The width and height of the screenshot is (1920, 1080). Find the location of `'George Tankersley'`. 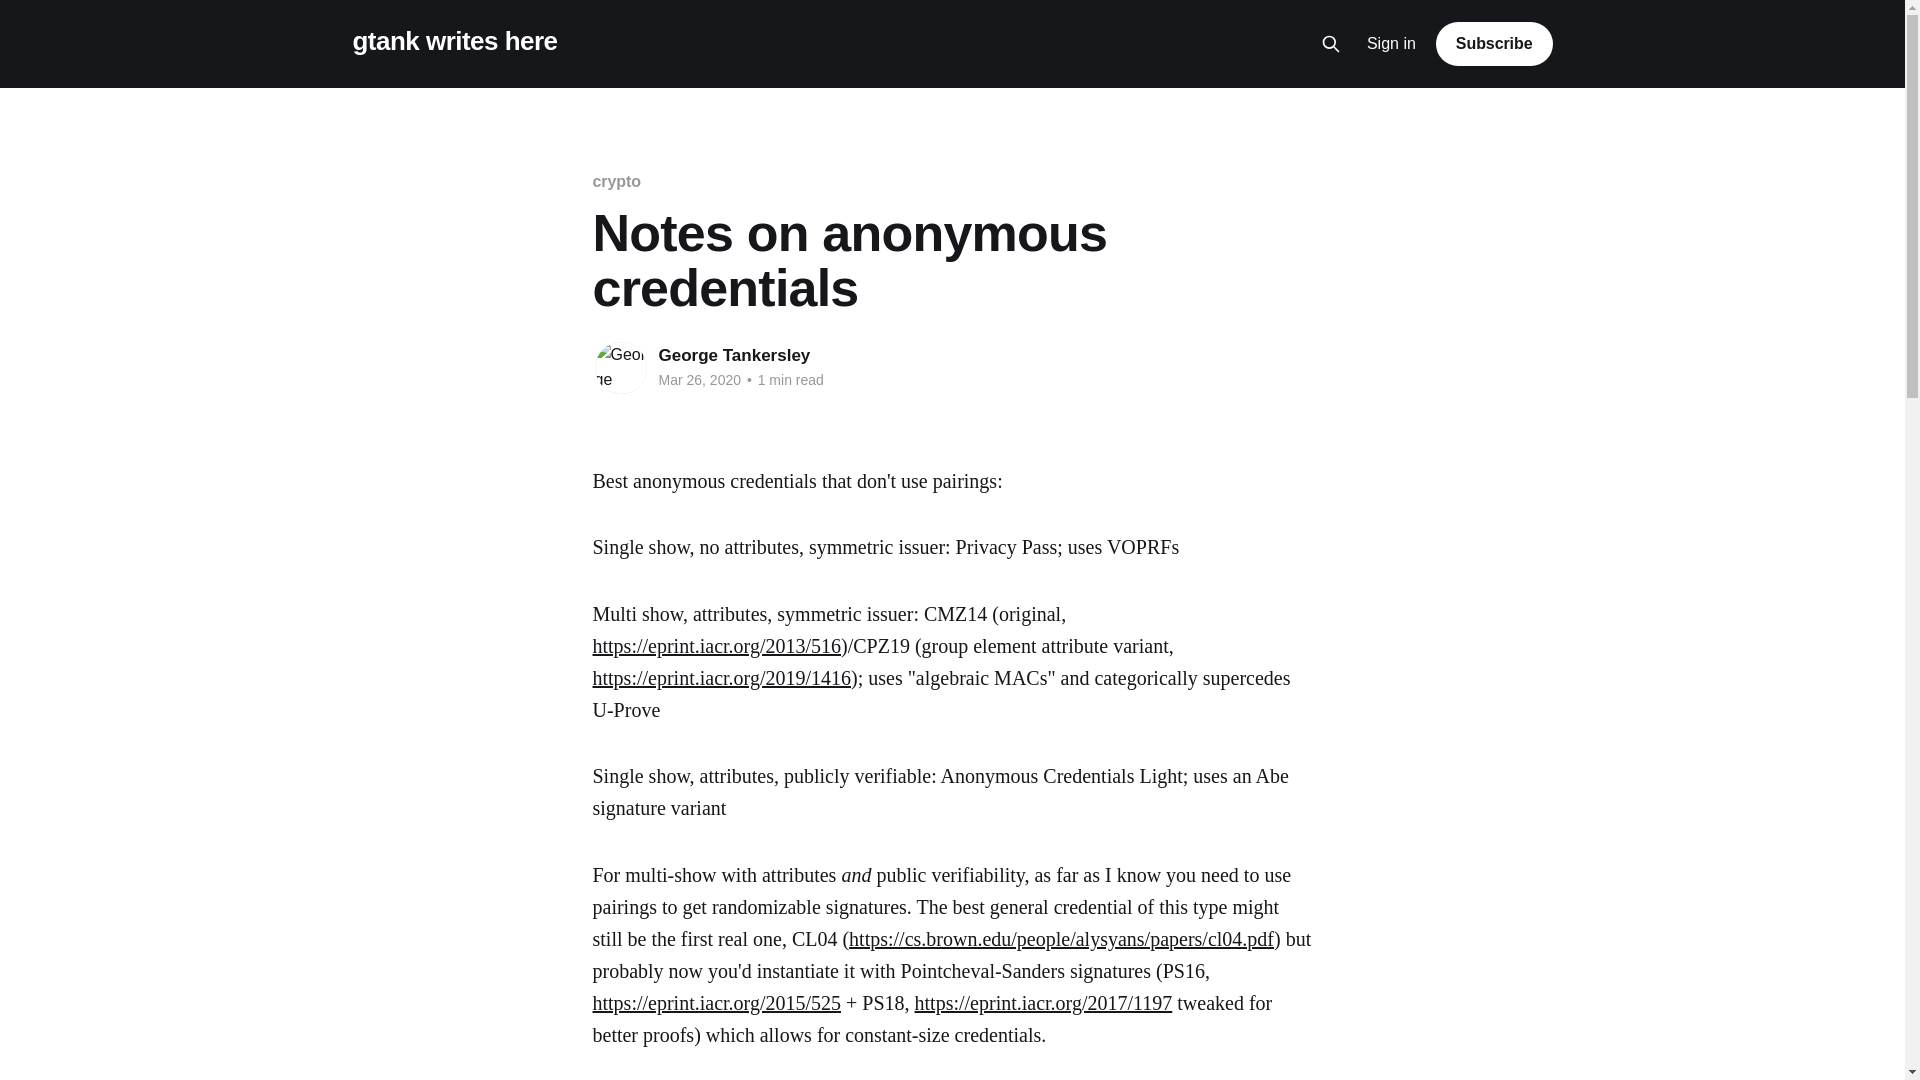

'George Tankersley' is located at coordinates (733, 354).